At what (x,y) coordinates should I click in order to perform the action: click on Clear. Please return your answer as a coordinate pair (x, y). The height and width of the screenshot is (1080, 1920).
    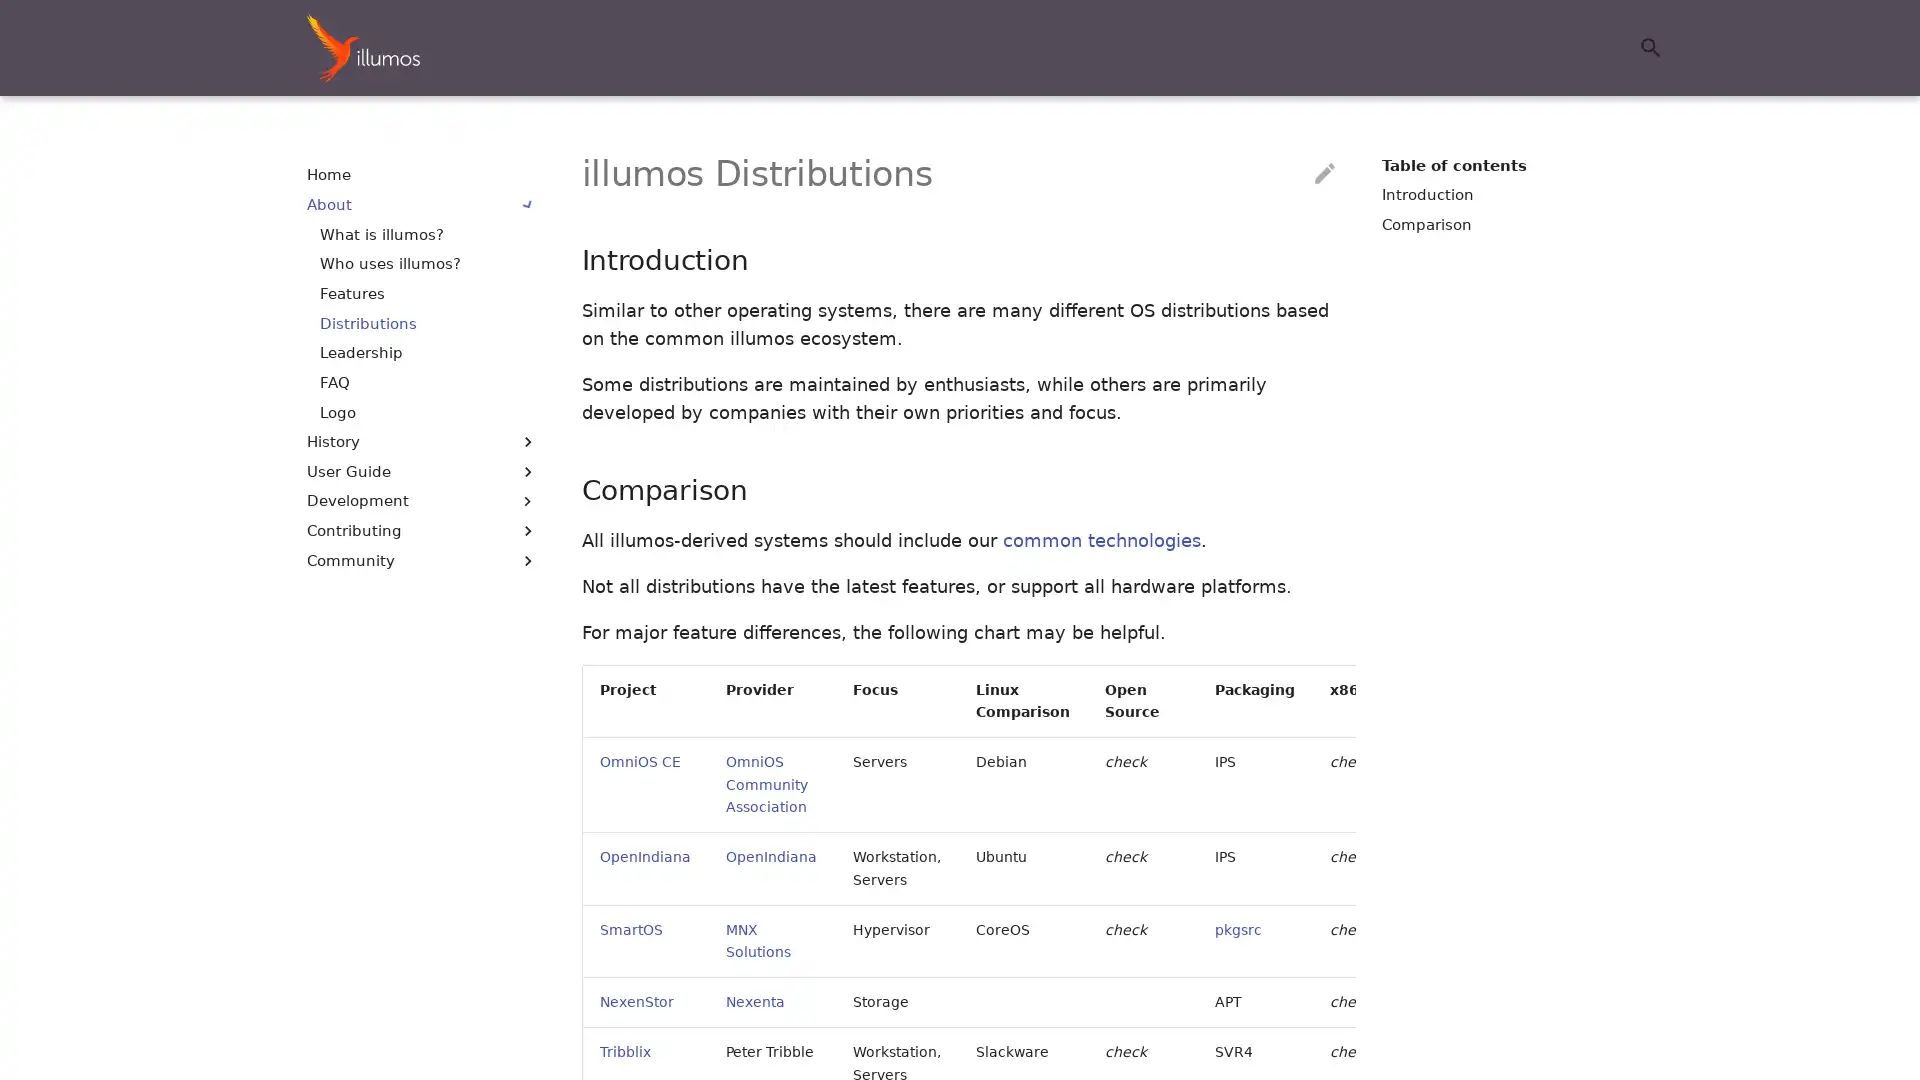
    Looking at the image, I should click on (1602, 46).